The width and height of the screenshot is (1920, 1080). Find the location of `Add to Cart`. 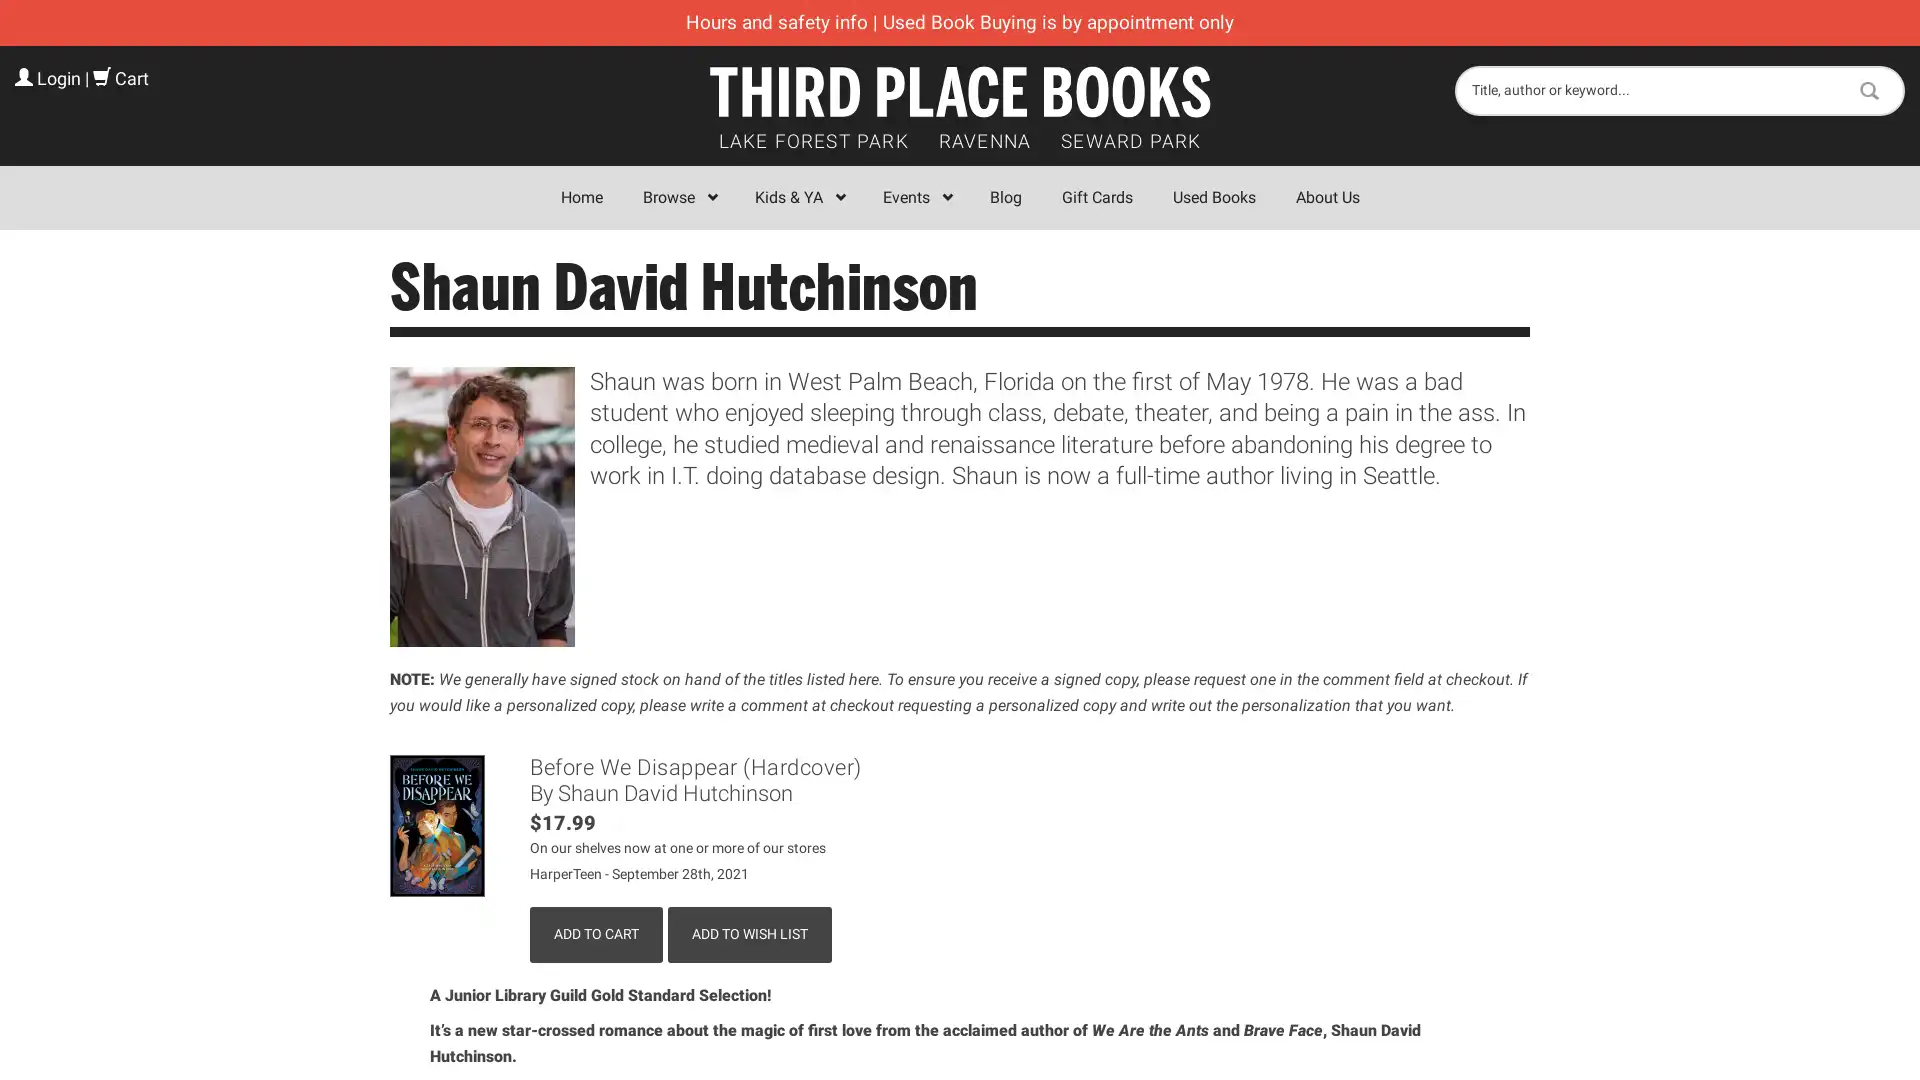

Add to Cart is located at coordinates (595, 934).